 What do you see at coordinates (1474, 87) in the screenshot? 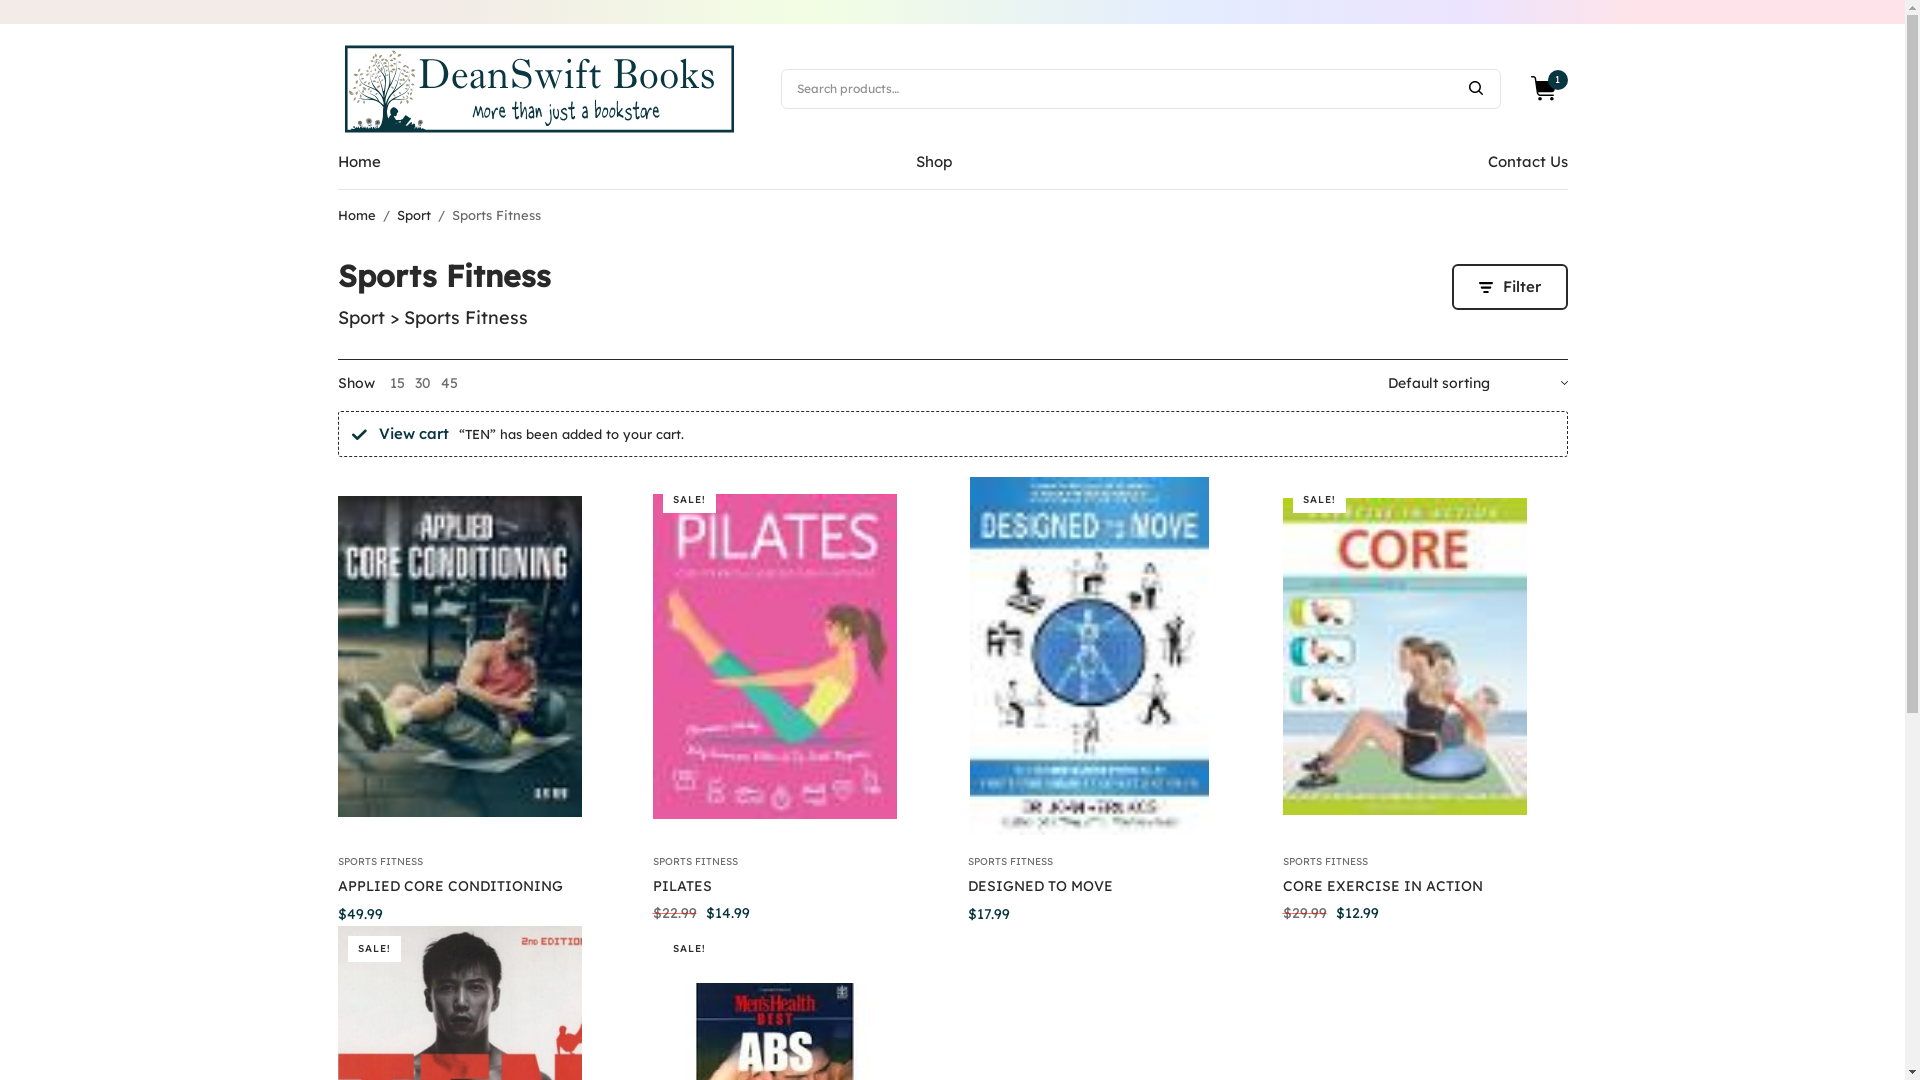
I see `'Search'` at bounding box center [1474, 87].